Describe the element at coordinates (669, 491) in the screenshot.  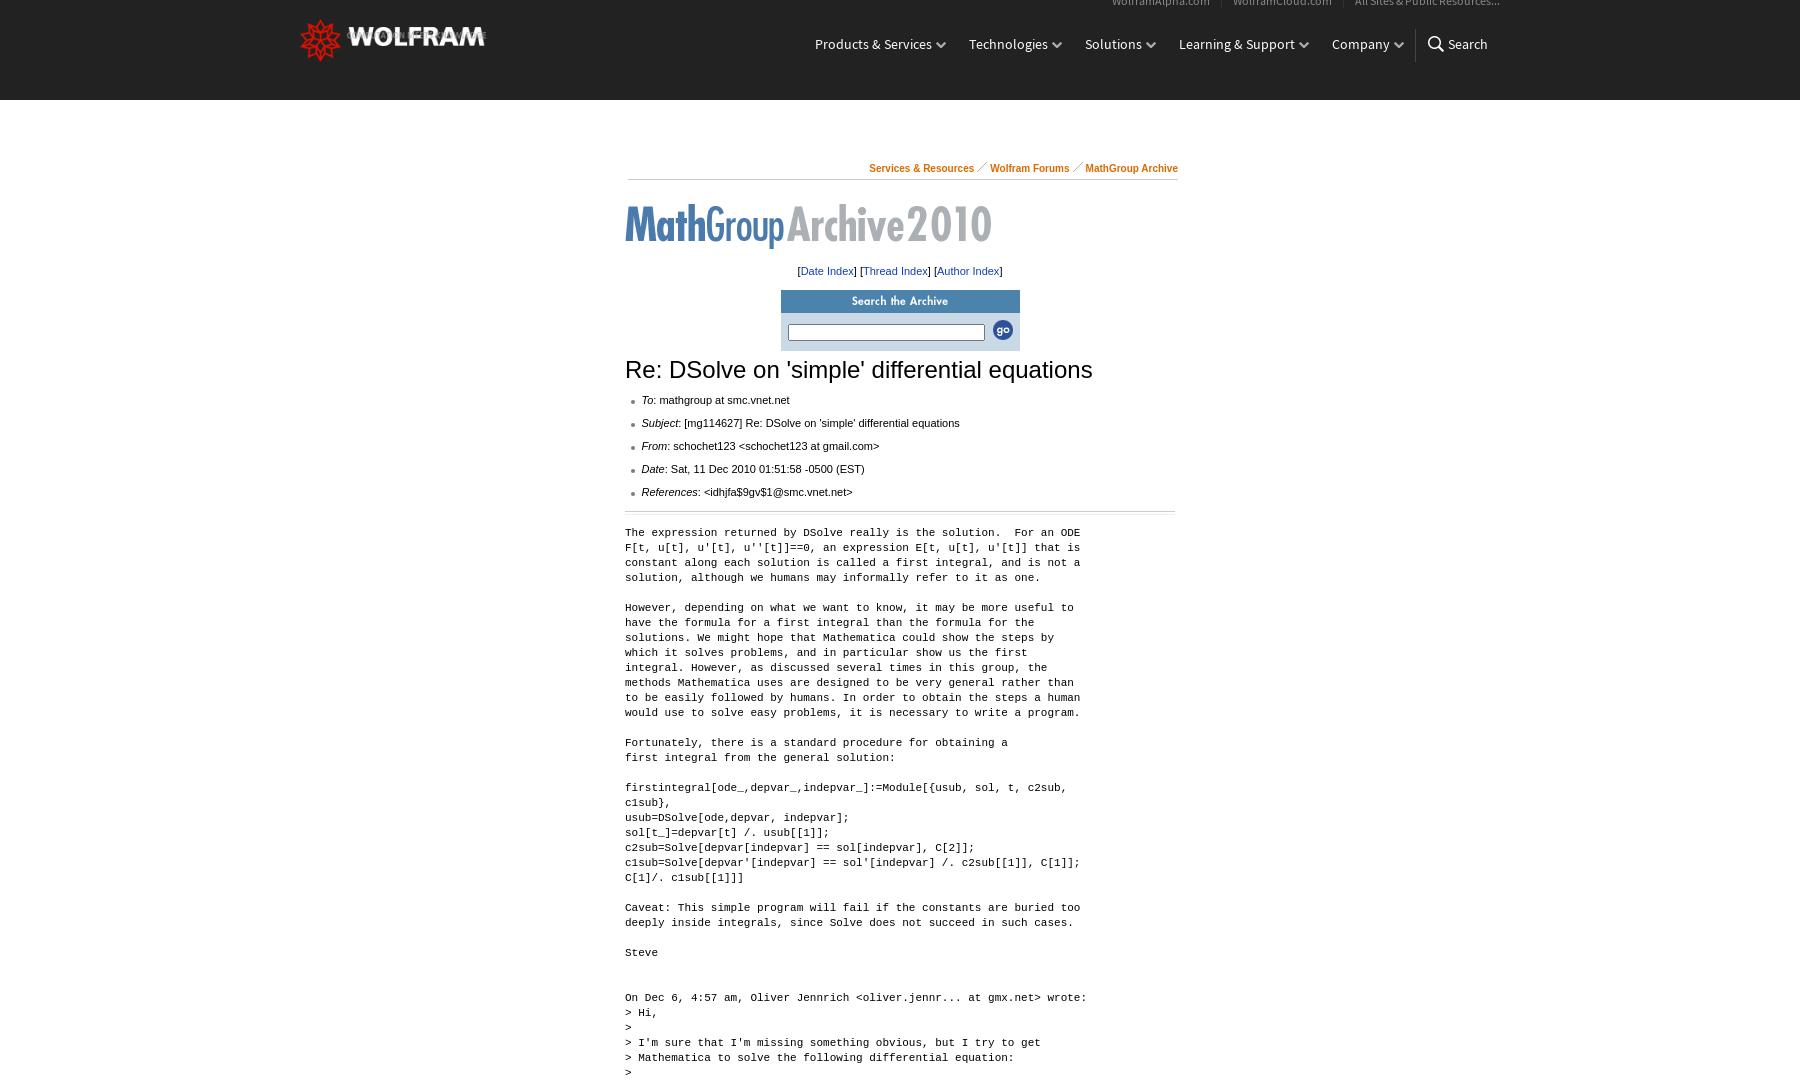
I see `'References'` at that location.